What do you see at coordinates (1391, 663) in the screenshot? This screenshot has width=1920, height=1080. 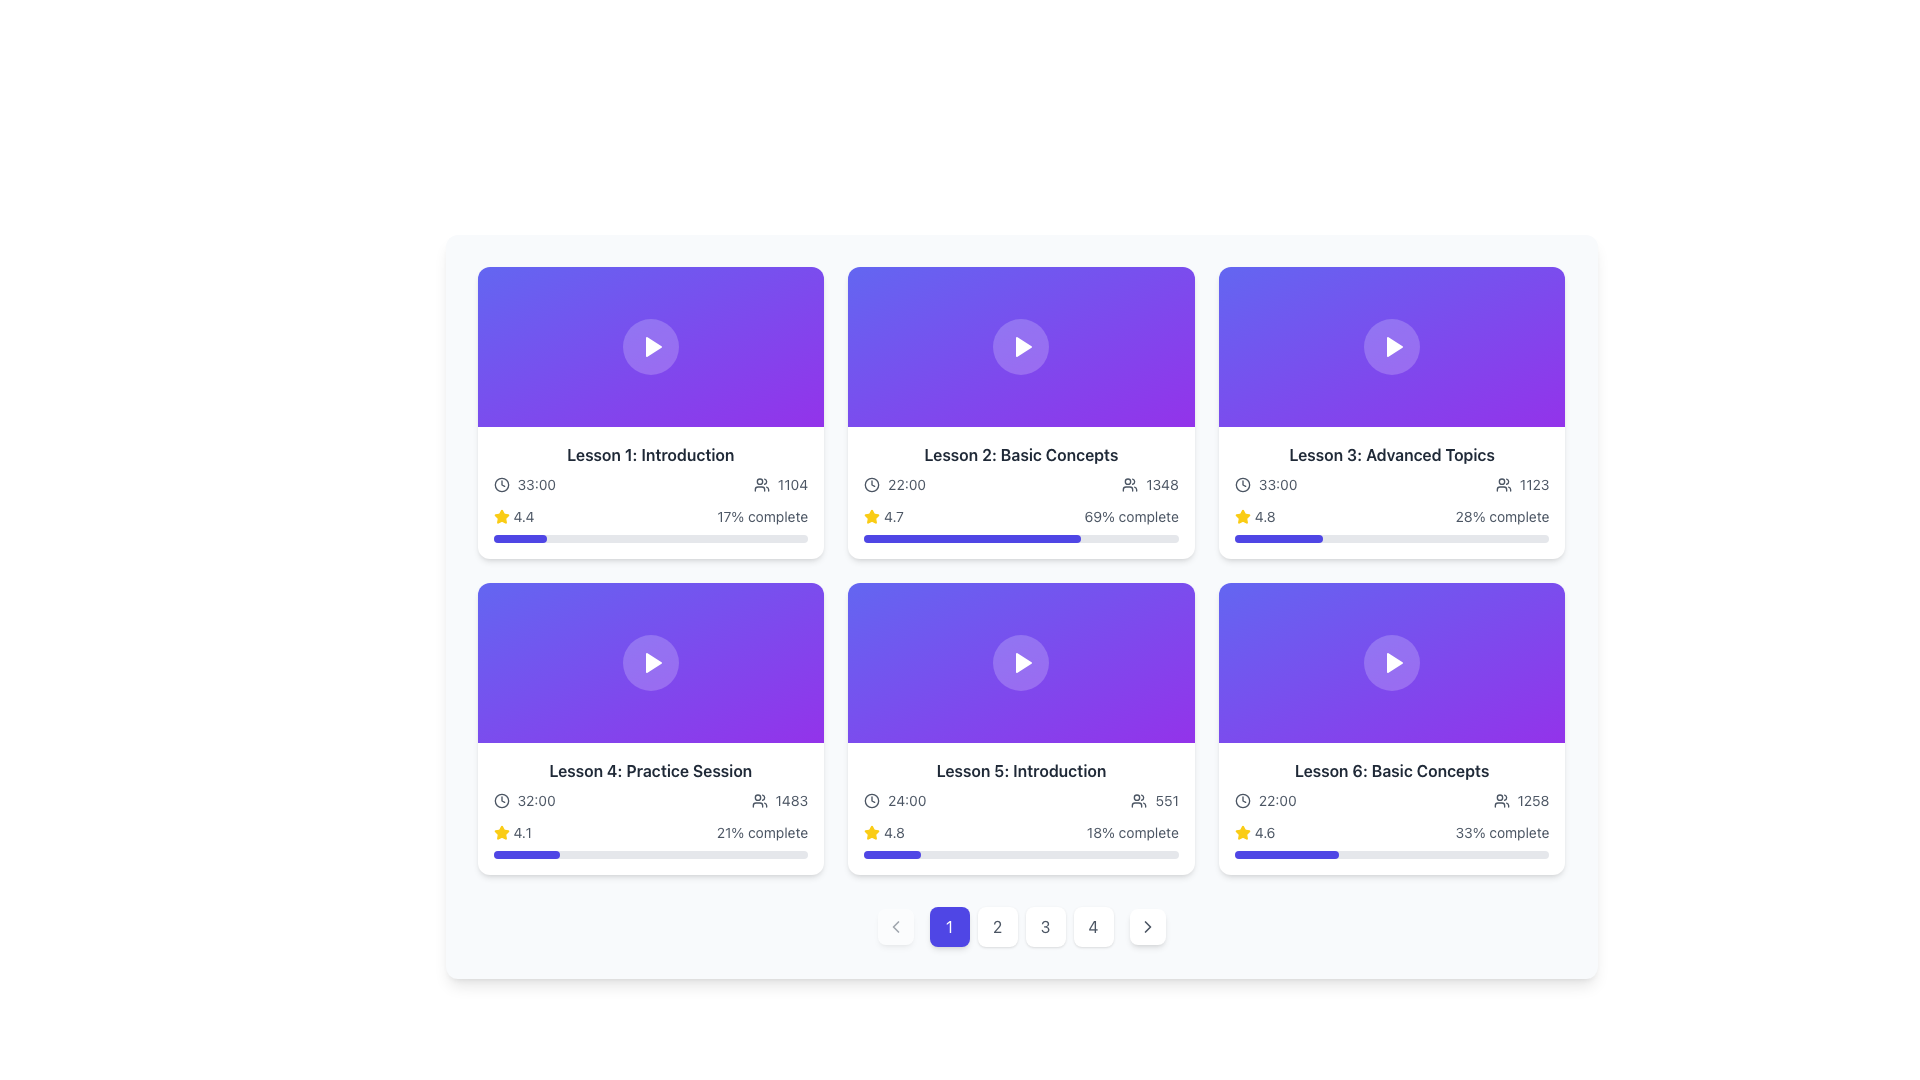 I see `the circular button with a play icon located in the center of the Lesson 6 card to observe its visual effect` at bounding box center [1391, 663].